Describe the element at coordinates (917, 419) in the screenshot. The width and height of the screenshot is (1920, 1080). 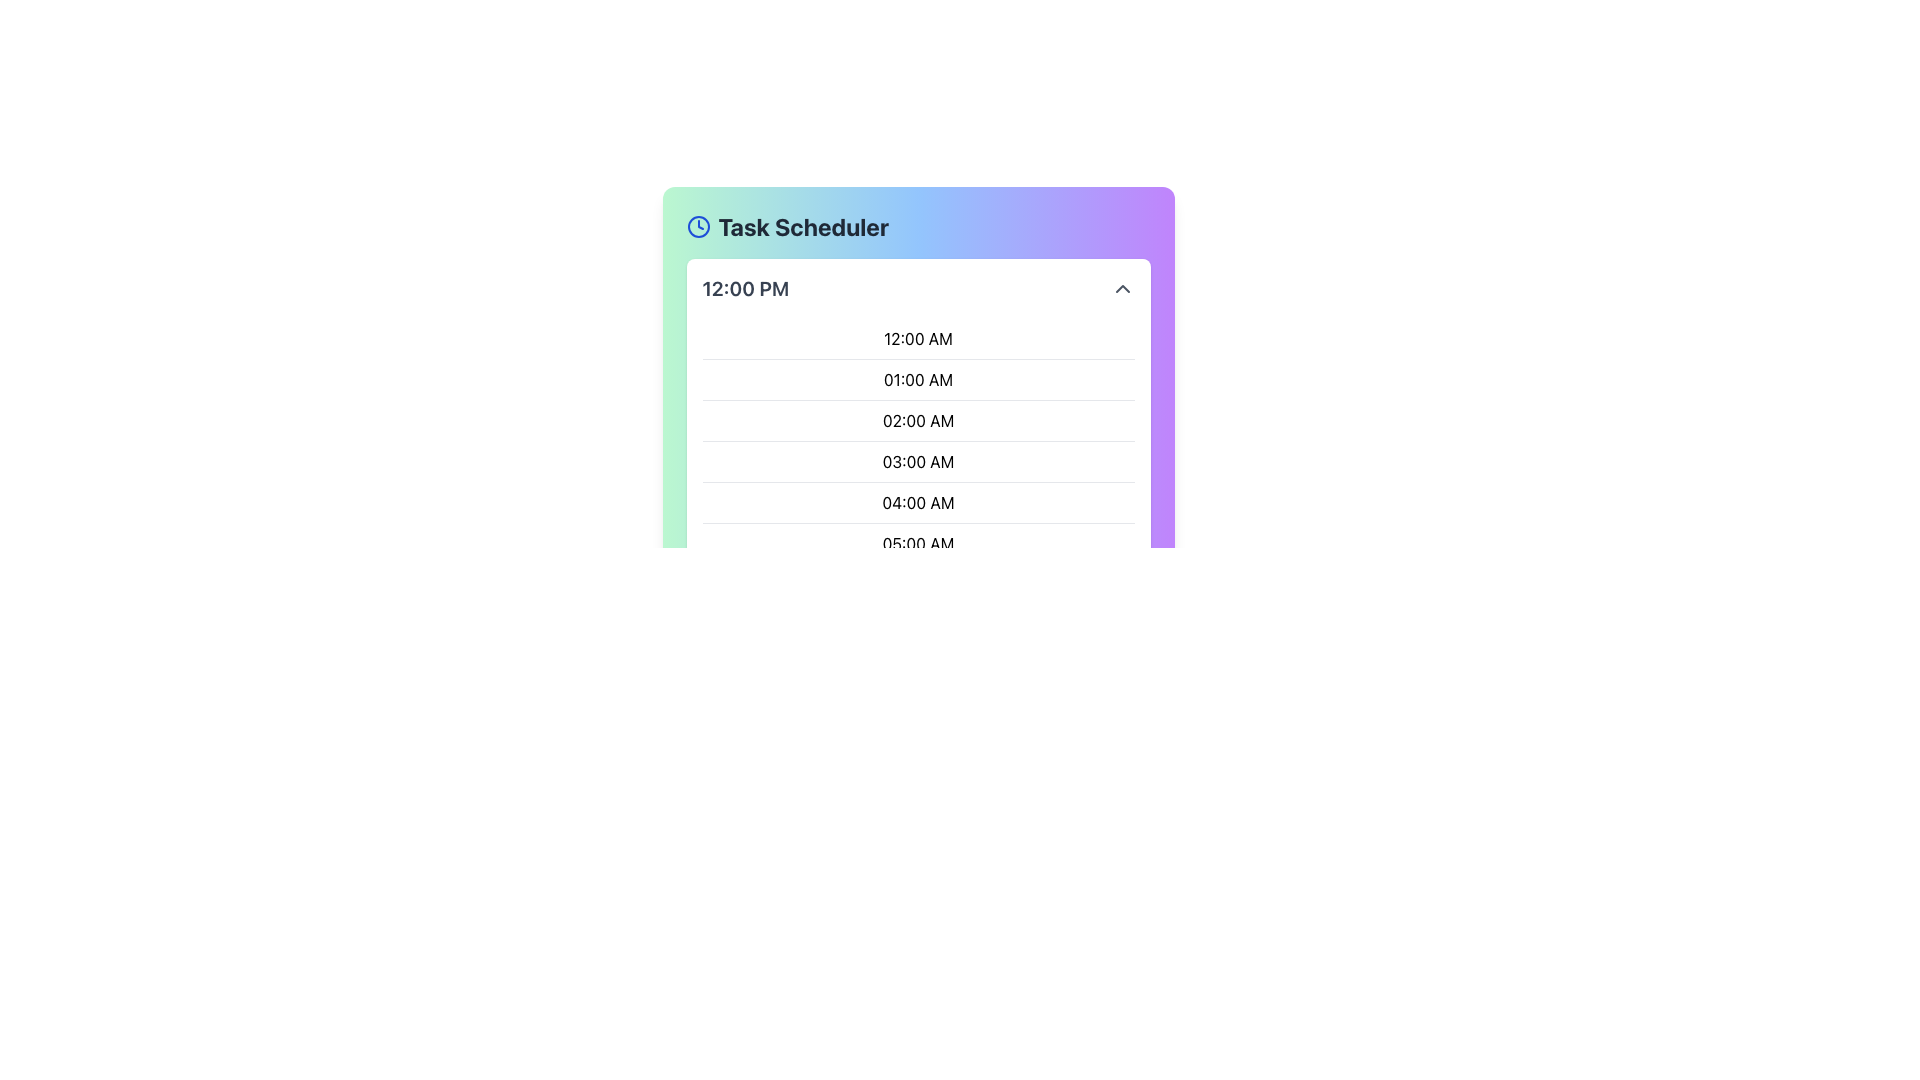
I see `the list item displaying '02:00 AM', which is the third entry in a vertically stacked list of time slots` at that location.